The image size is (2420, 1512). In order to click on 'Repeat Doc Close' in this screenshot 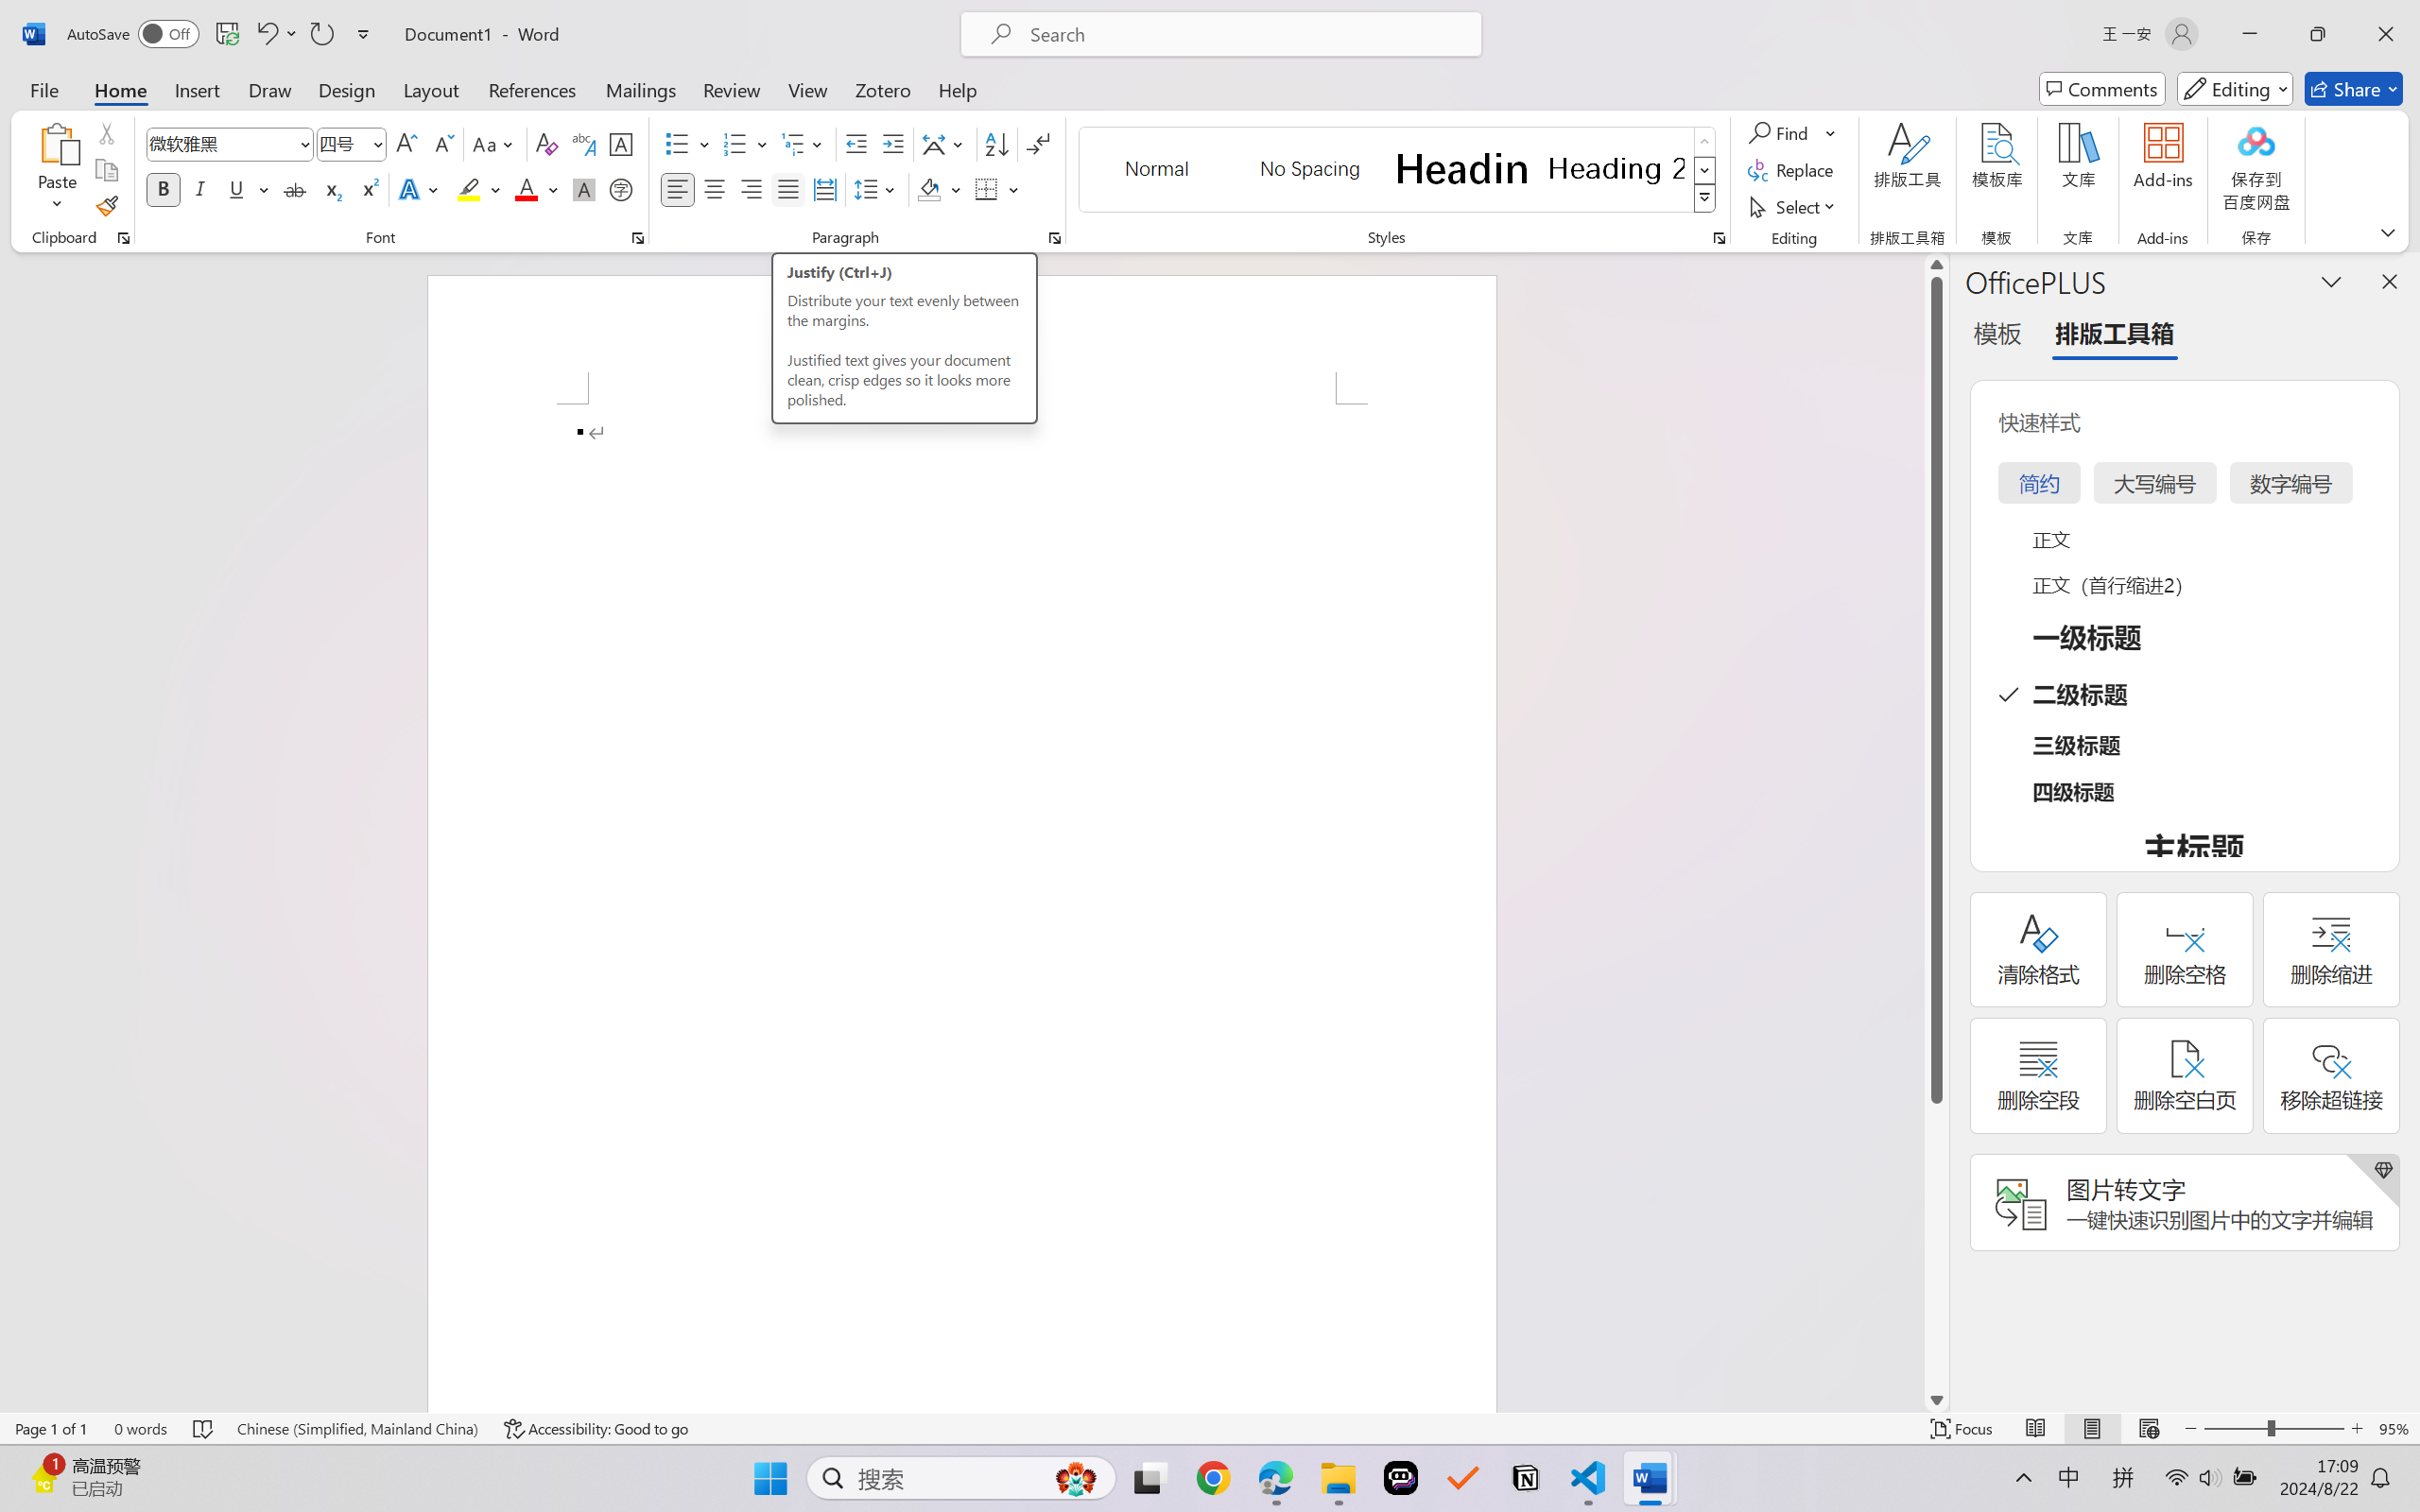, I will do `click(320, 33)`.